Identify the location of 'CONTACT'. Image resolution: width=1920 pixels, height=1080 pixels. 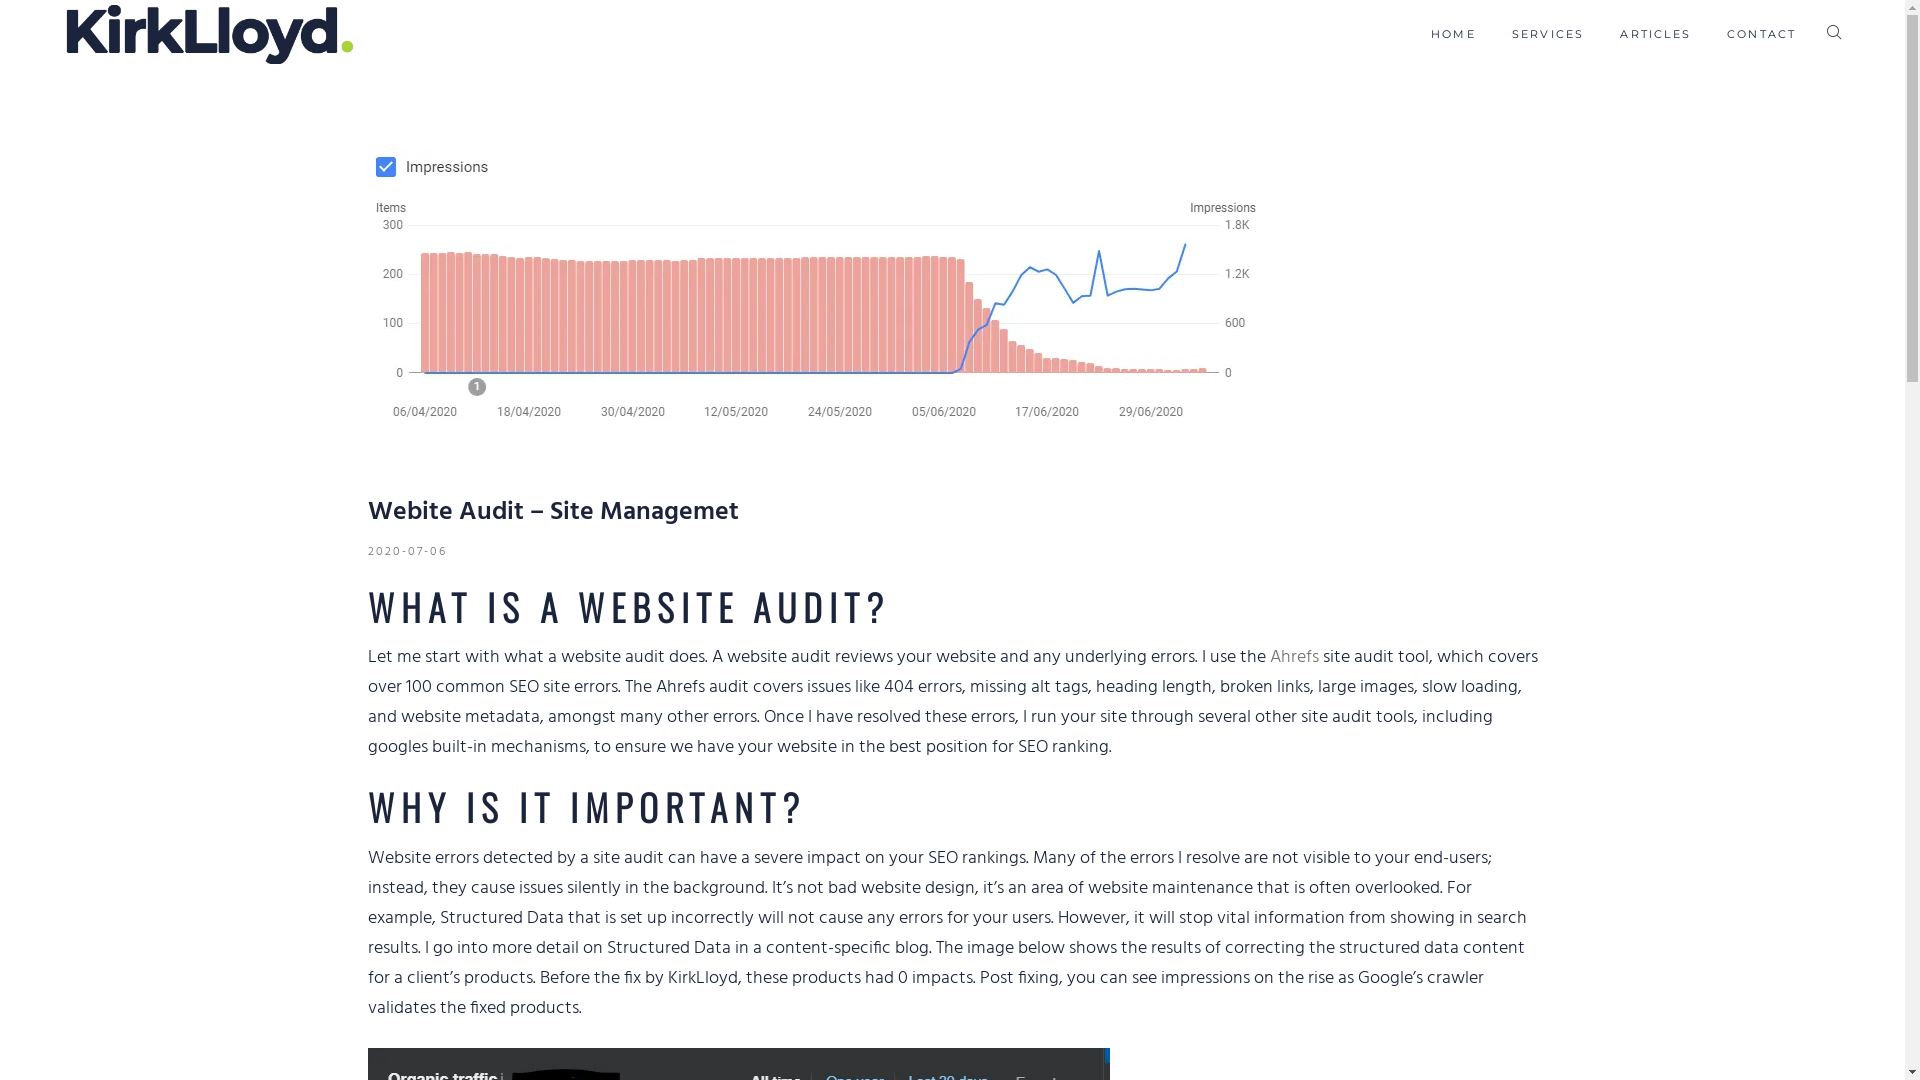
(1726, 34).